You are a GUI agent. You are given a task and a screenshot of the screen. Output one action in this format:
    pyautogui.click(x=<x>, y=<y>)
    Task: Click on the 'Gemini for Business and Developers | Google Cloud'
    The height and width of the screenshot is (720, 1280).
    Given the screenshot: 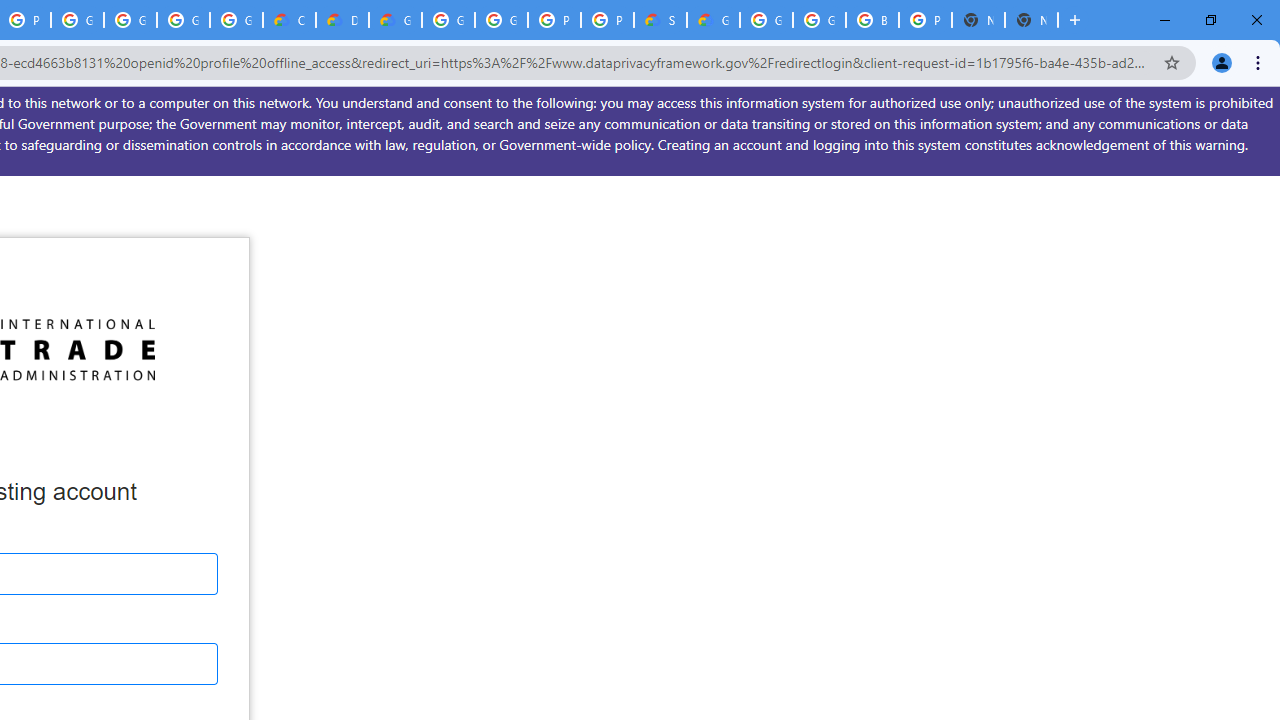 What is the action you would take?
    pyautogui.click(x=395, y=20)
    